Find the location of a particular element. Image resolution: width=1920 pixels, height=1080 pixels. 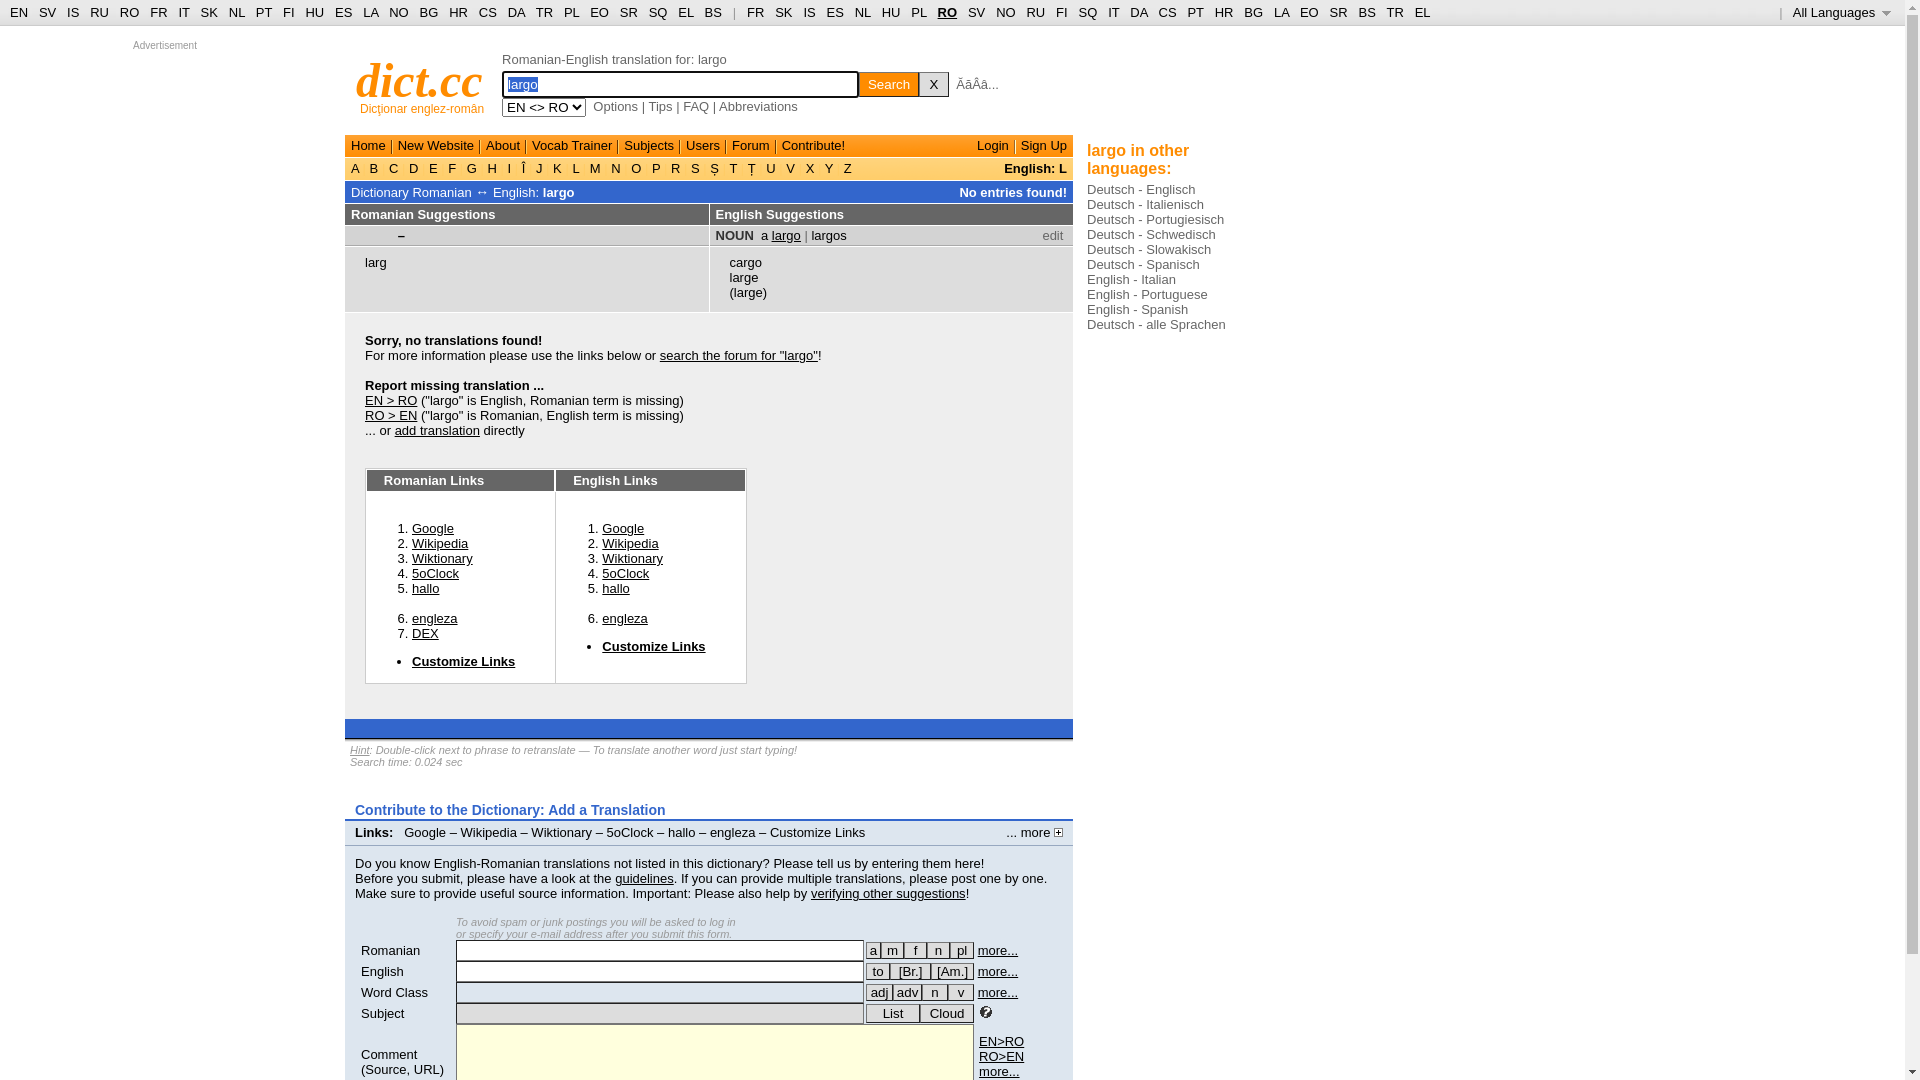

'RU' is located at coordinates (1035, 12).